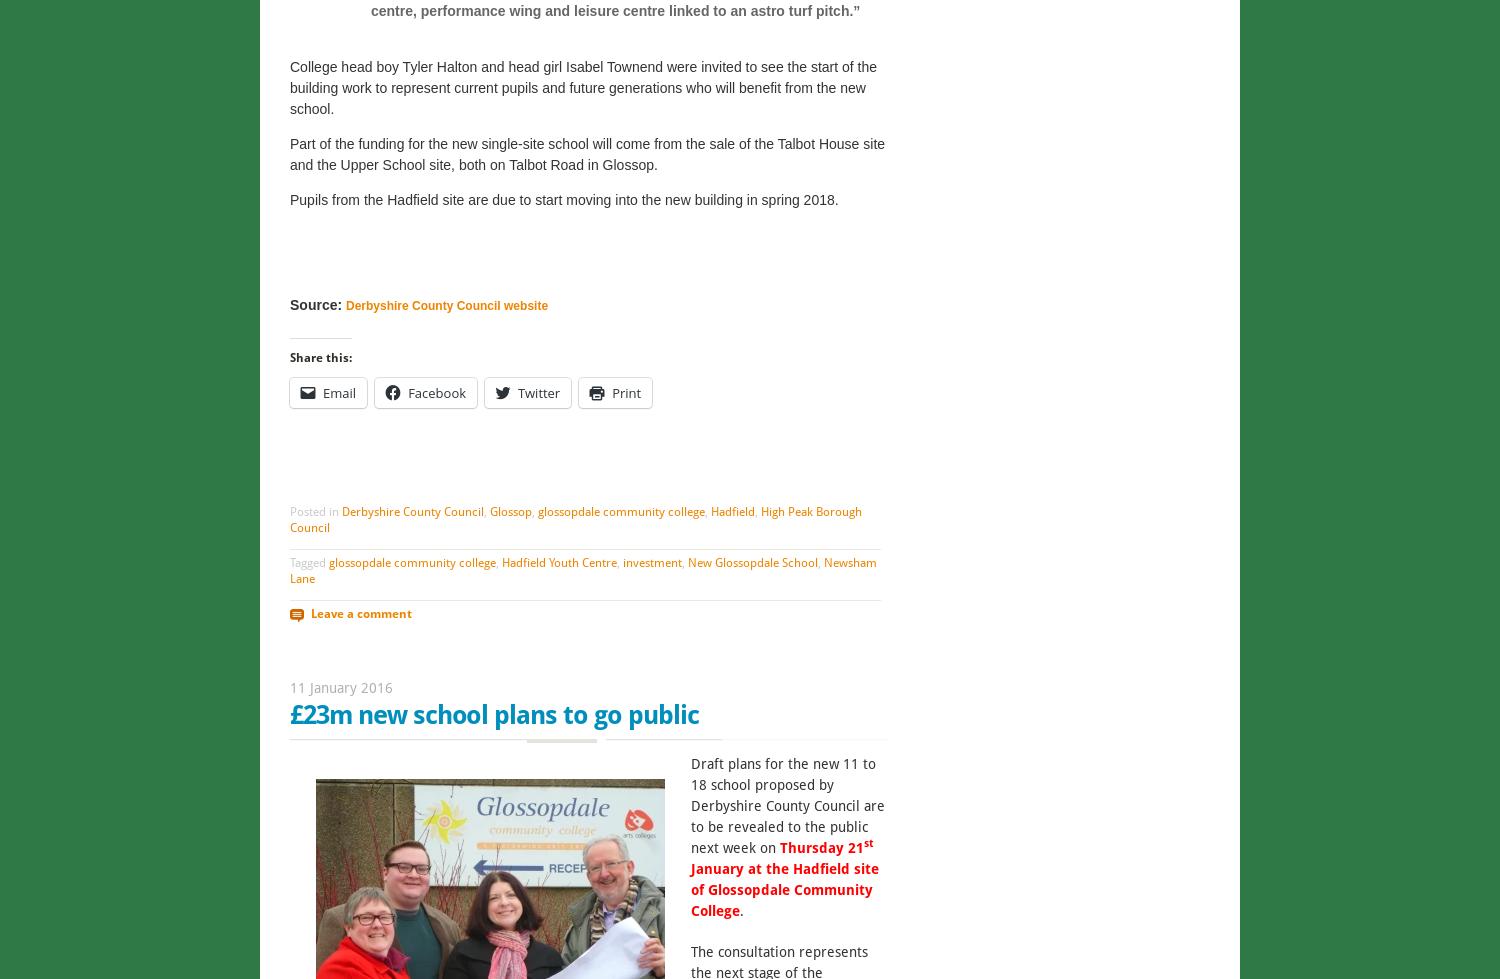 The height and width of the screenshot is (979, 1500). I want to click on 'Thursday 21', so click(780, 846).